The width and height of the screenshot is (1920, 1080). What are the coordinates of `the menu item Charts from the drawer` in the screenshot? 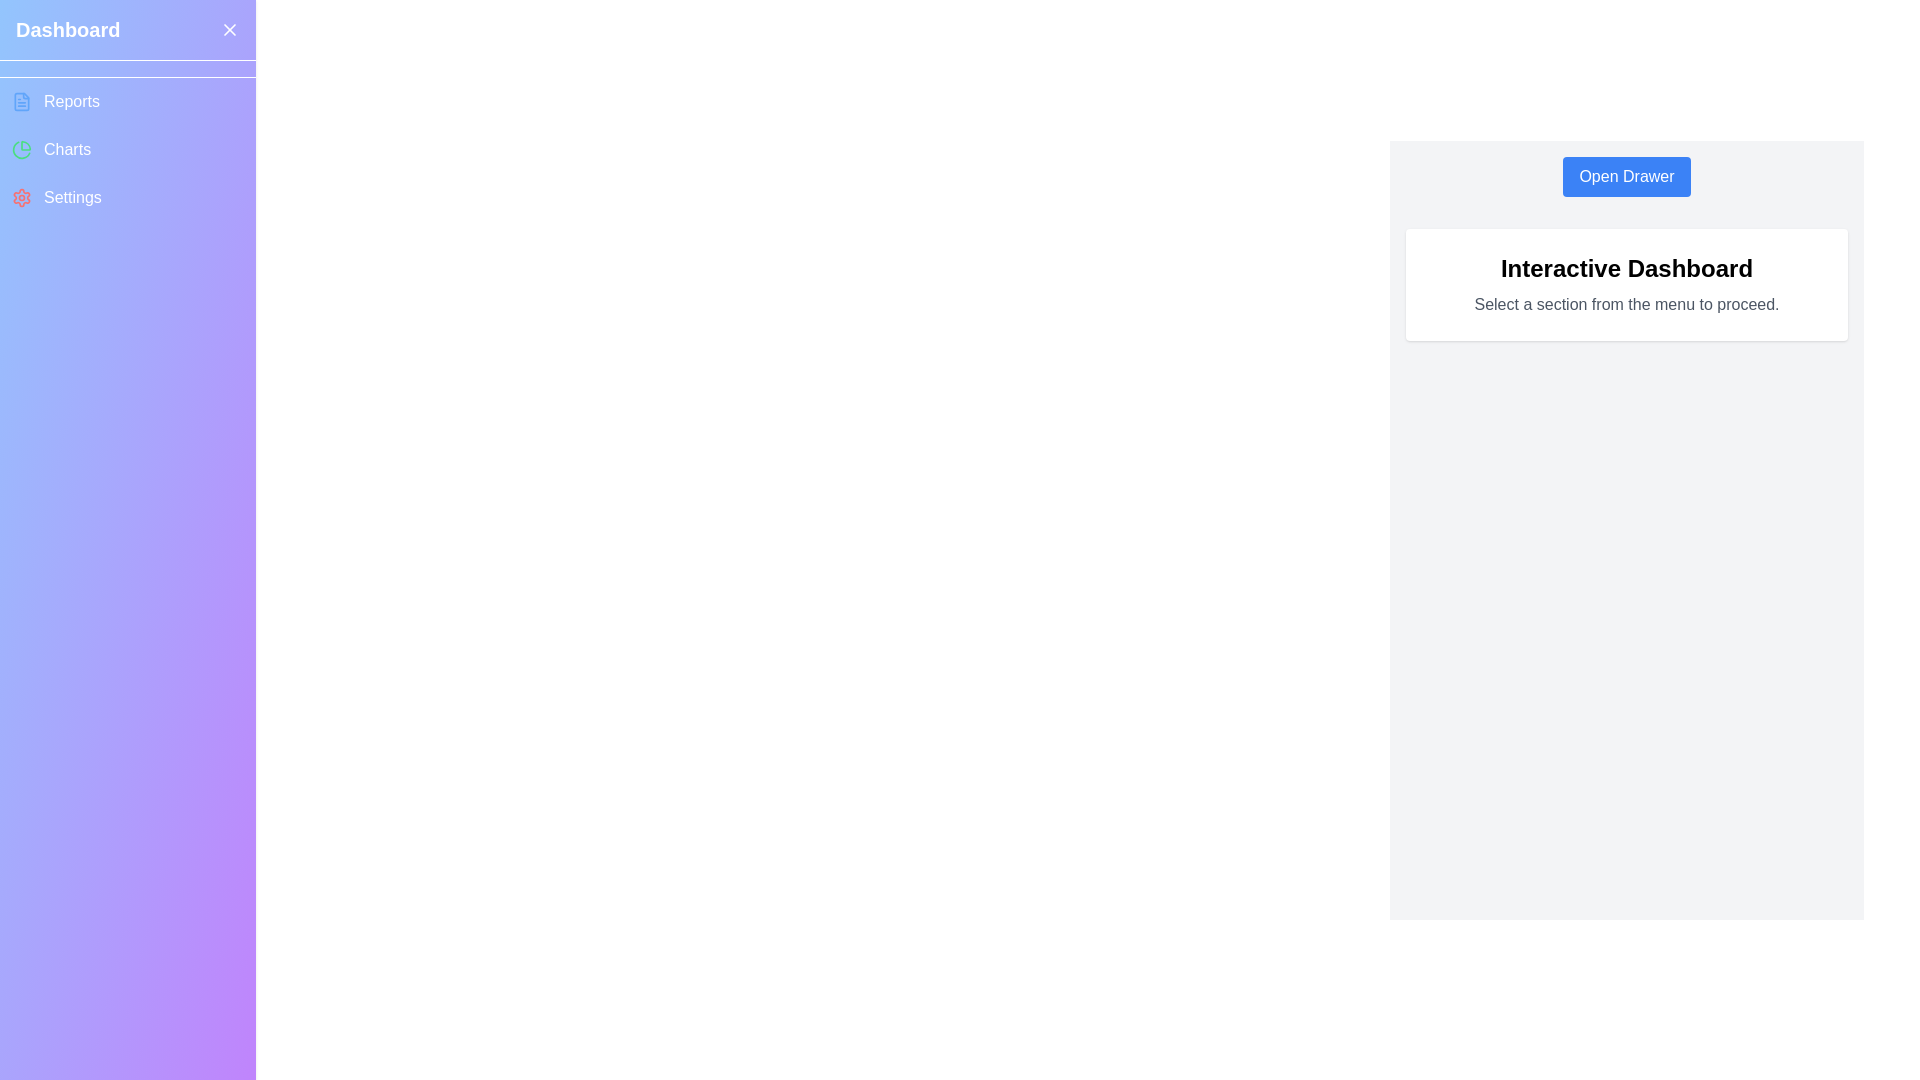 It's located at (127, 149).